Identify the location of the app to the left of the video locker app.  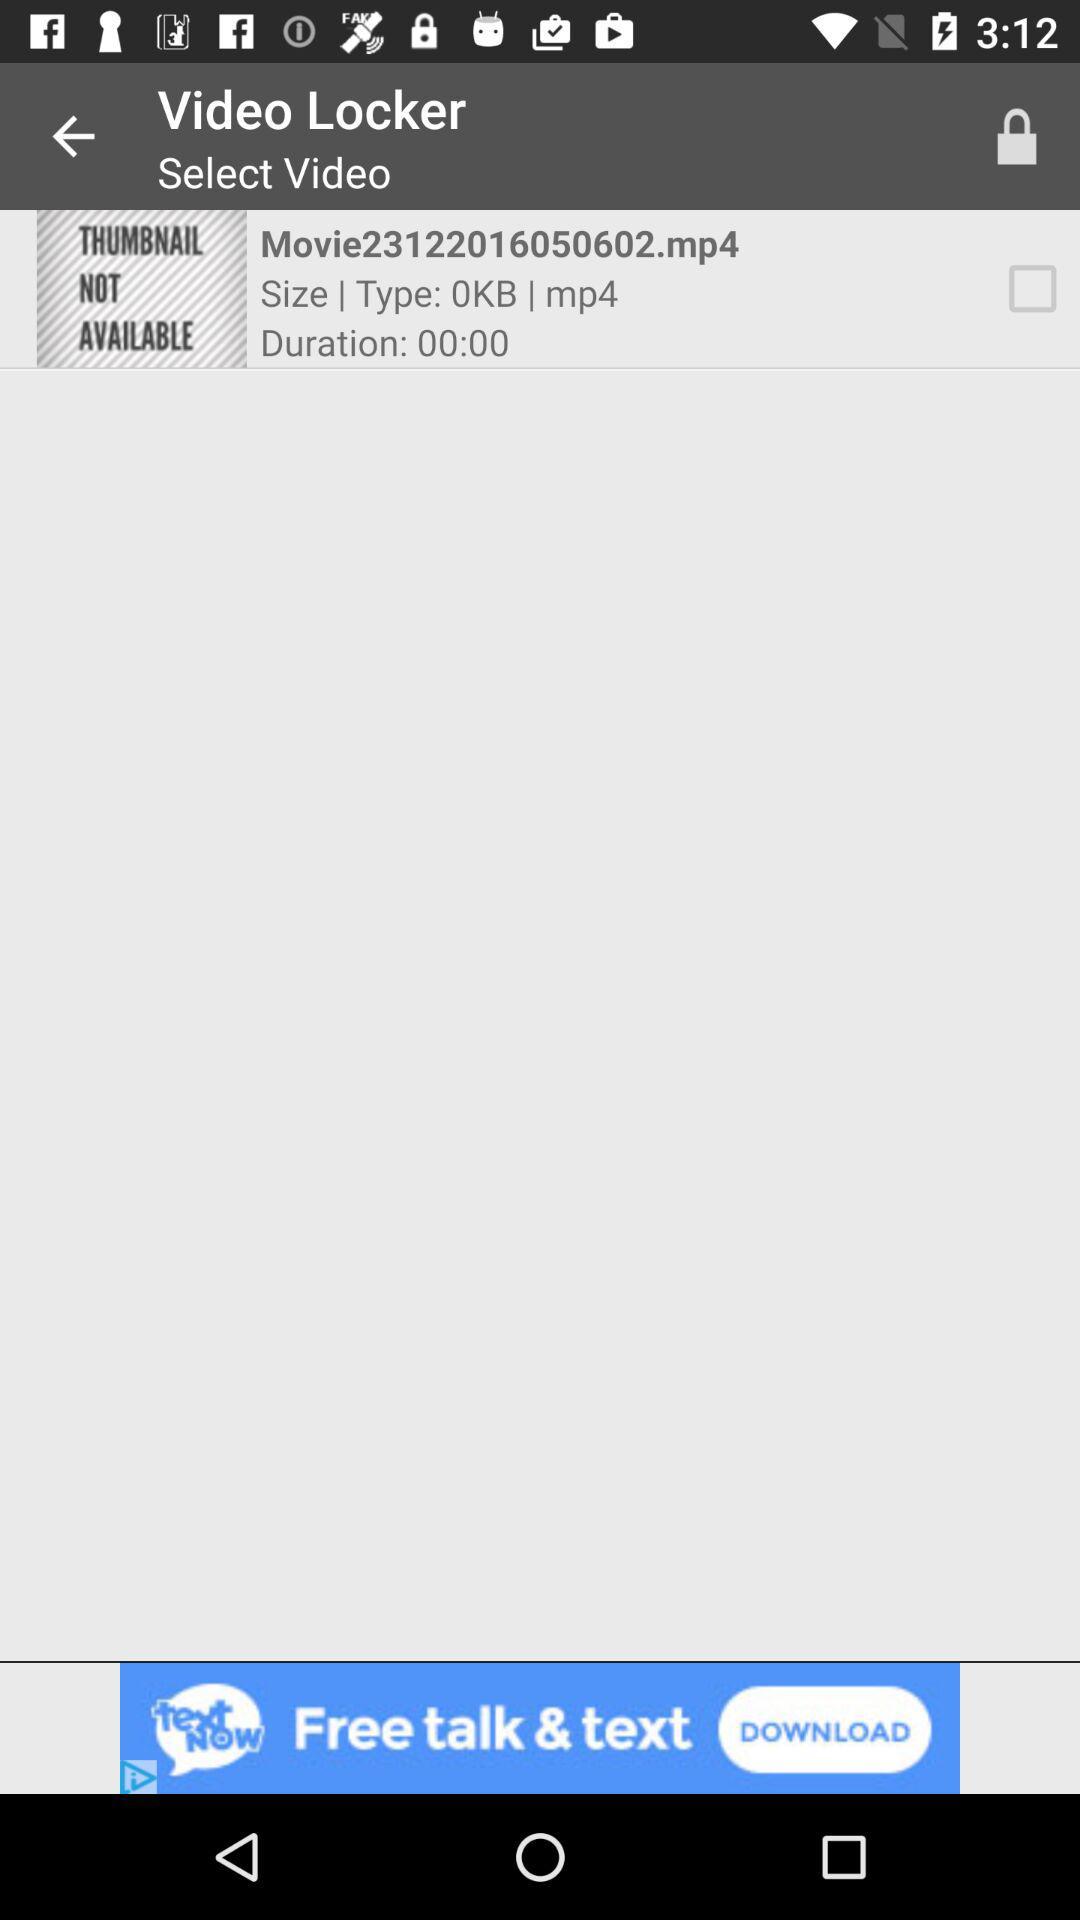
(72, 135).